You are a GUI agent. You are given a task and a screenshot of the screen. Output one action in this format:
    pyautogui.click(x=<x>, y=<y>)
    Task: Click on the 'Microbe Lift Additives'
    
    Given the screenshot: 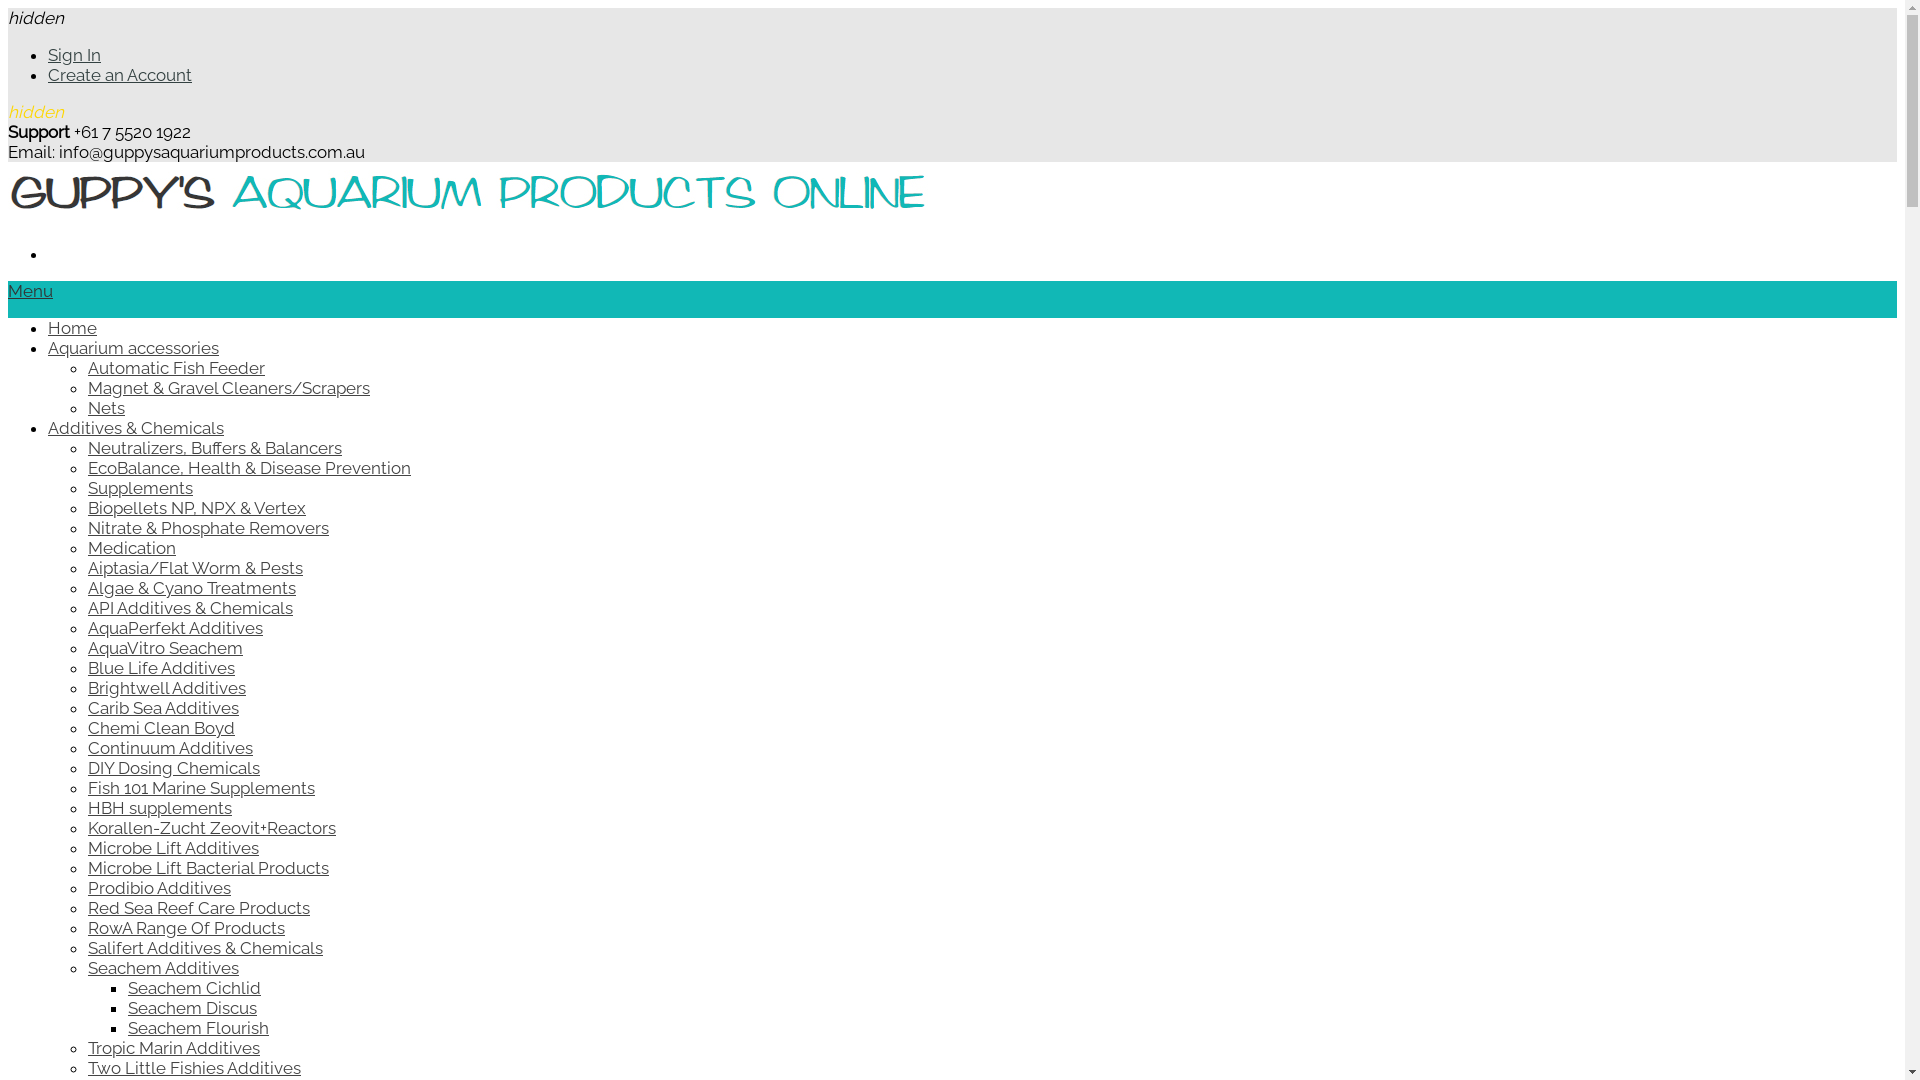 What is the action you would take?
    pyautogui.click(x=173, y=848)
    